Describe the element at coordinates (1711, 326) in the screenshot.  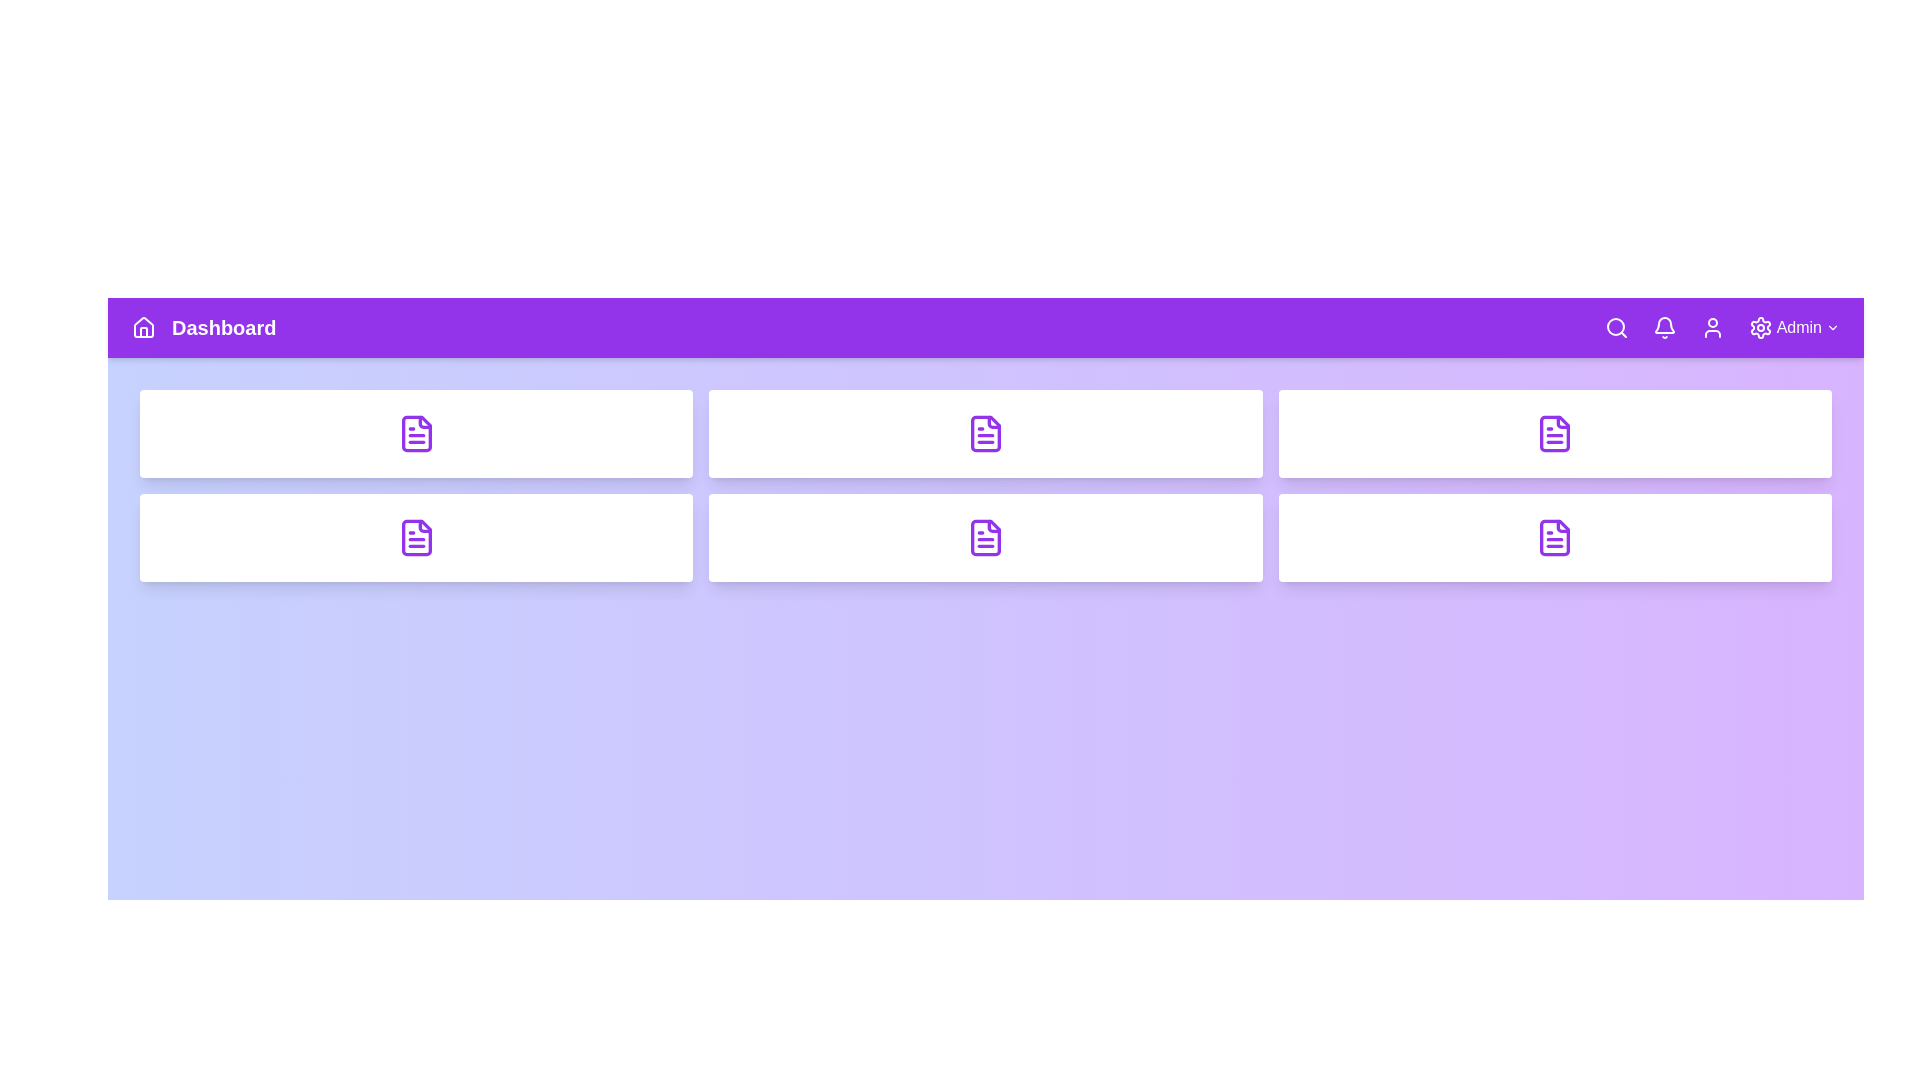
I see `the User navigation icon` at that location.